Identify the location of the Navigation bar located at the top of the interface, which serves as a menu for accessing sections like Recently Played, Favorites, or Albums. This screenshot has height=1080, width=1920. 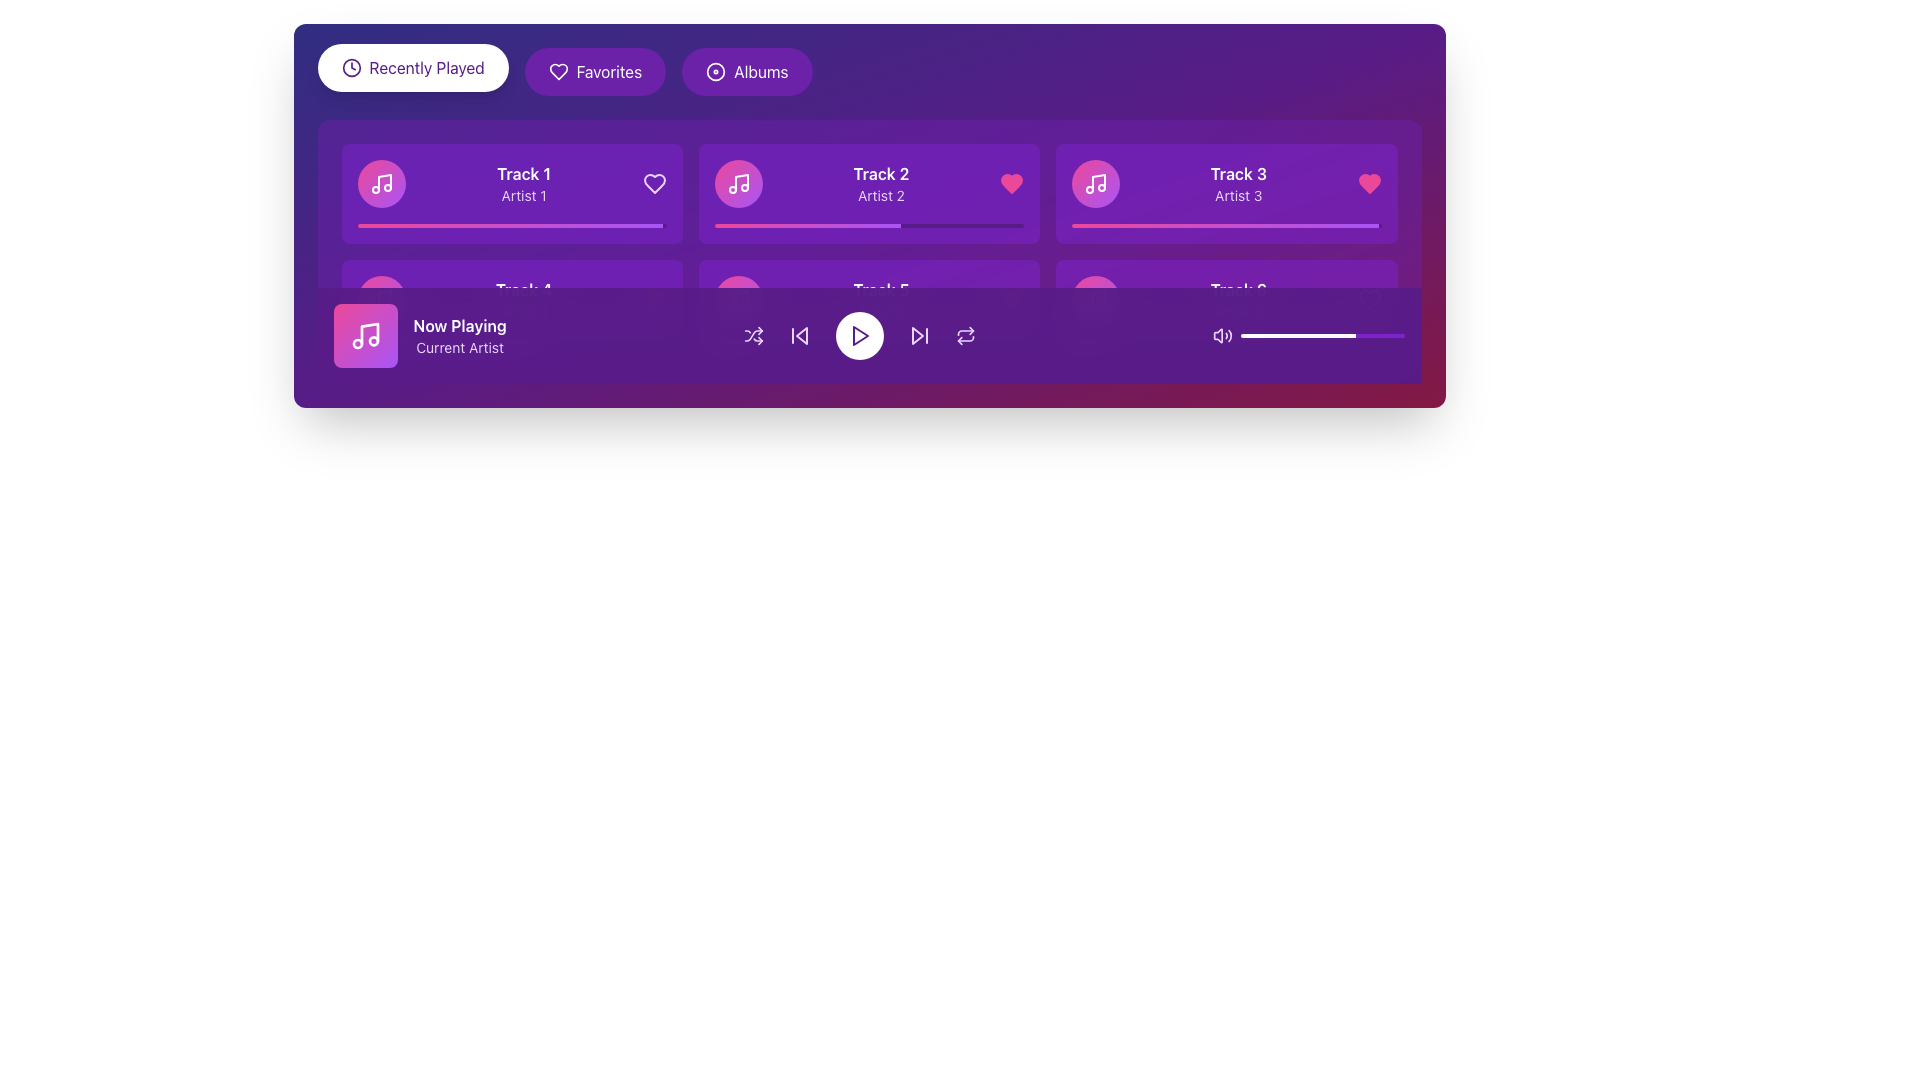
(869, 71).